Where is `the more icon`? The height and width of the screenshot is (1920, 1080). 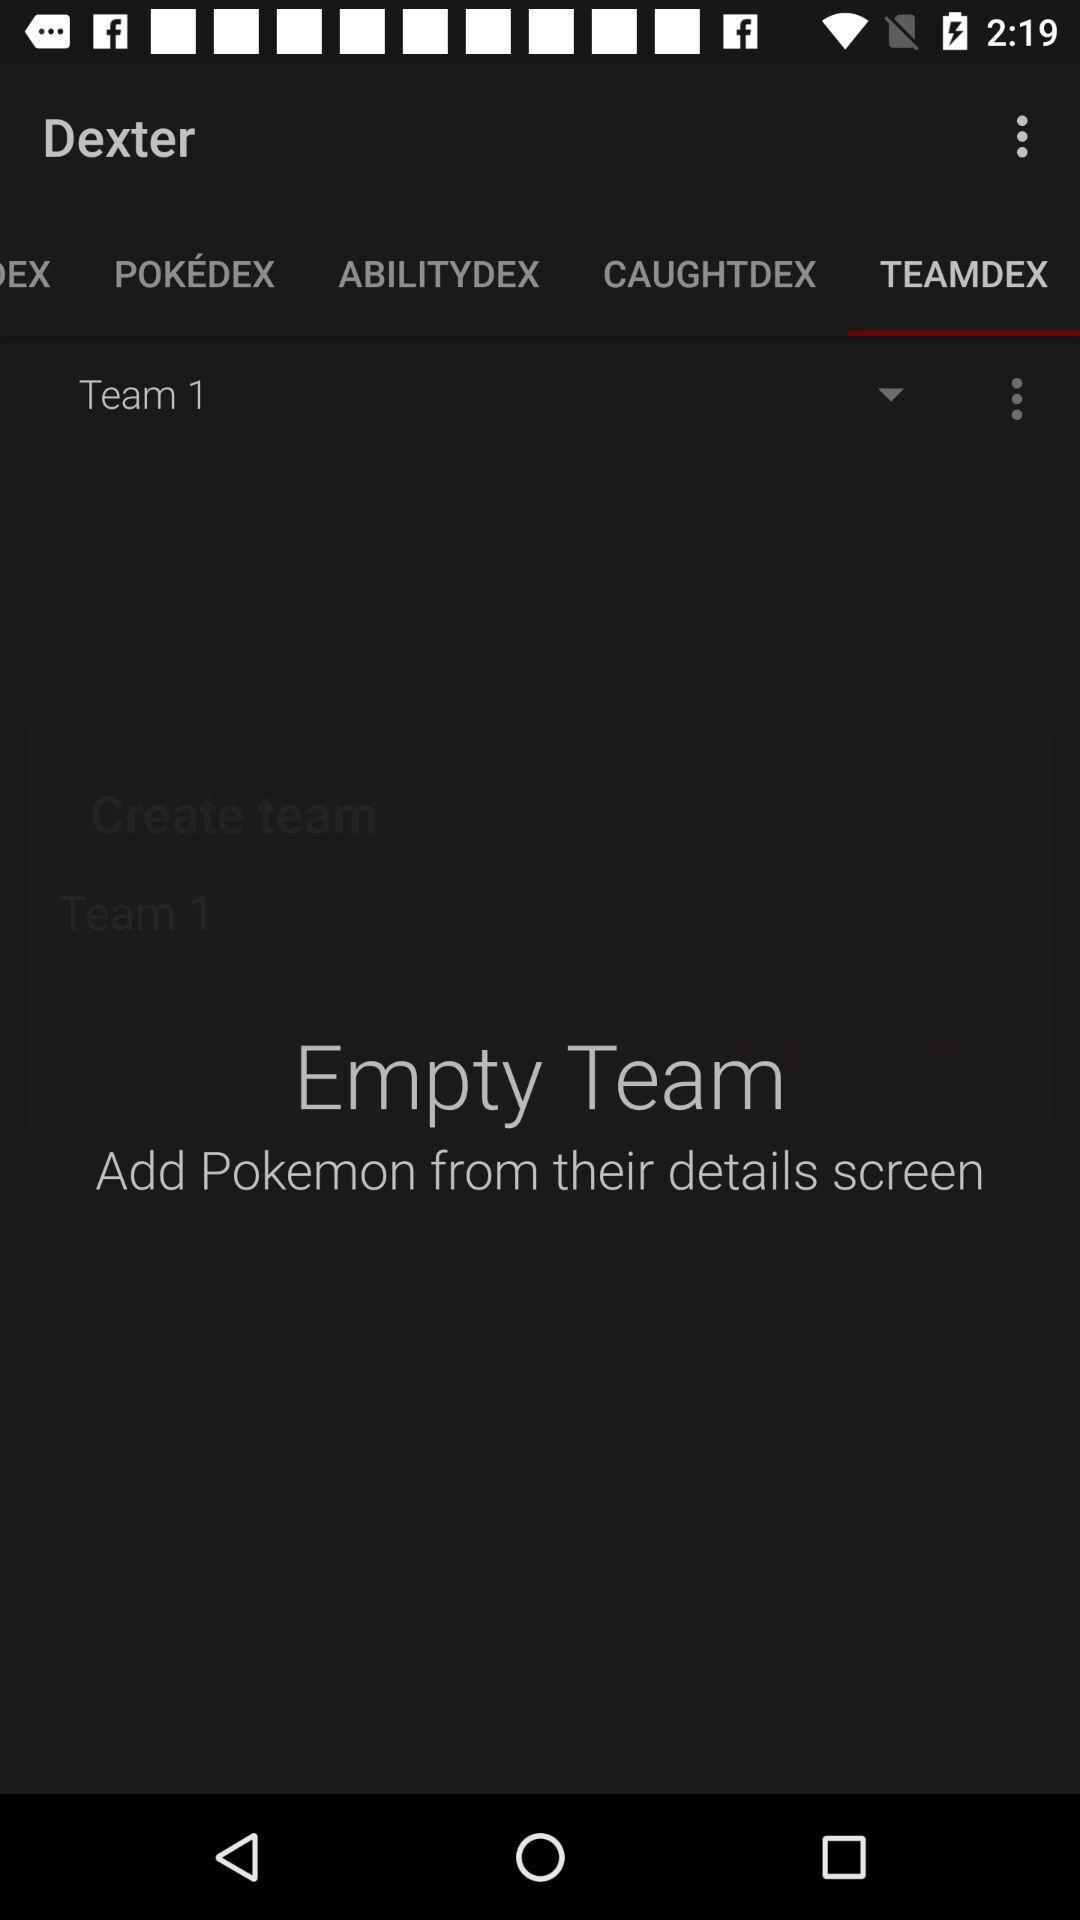 the more icon is located at coordinates (1017, 398).